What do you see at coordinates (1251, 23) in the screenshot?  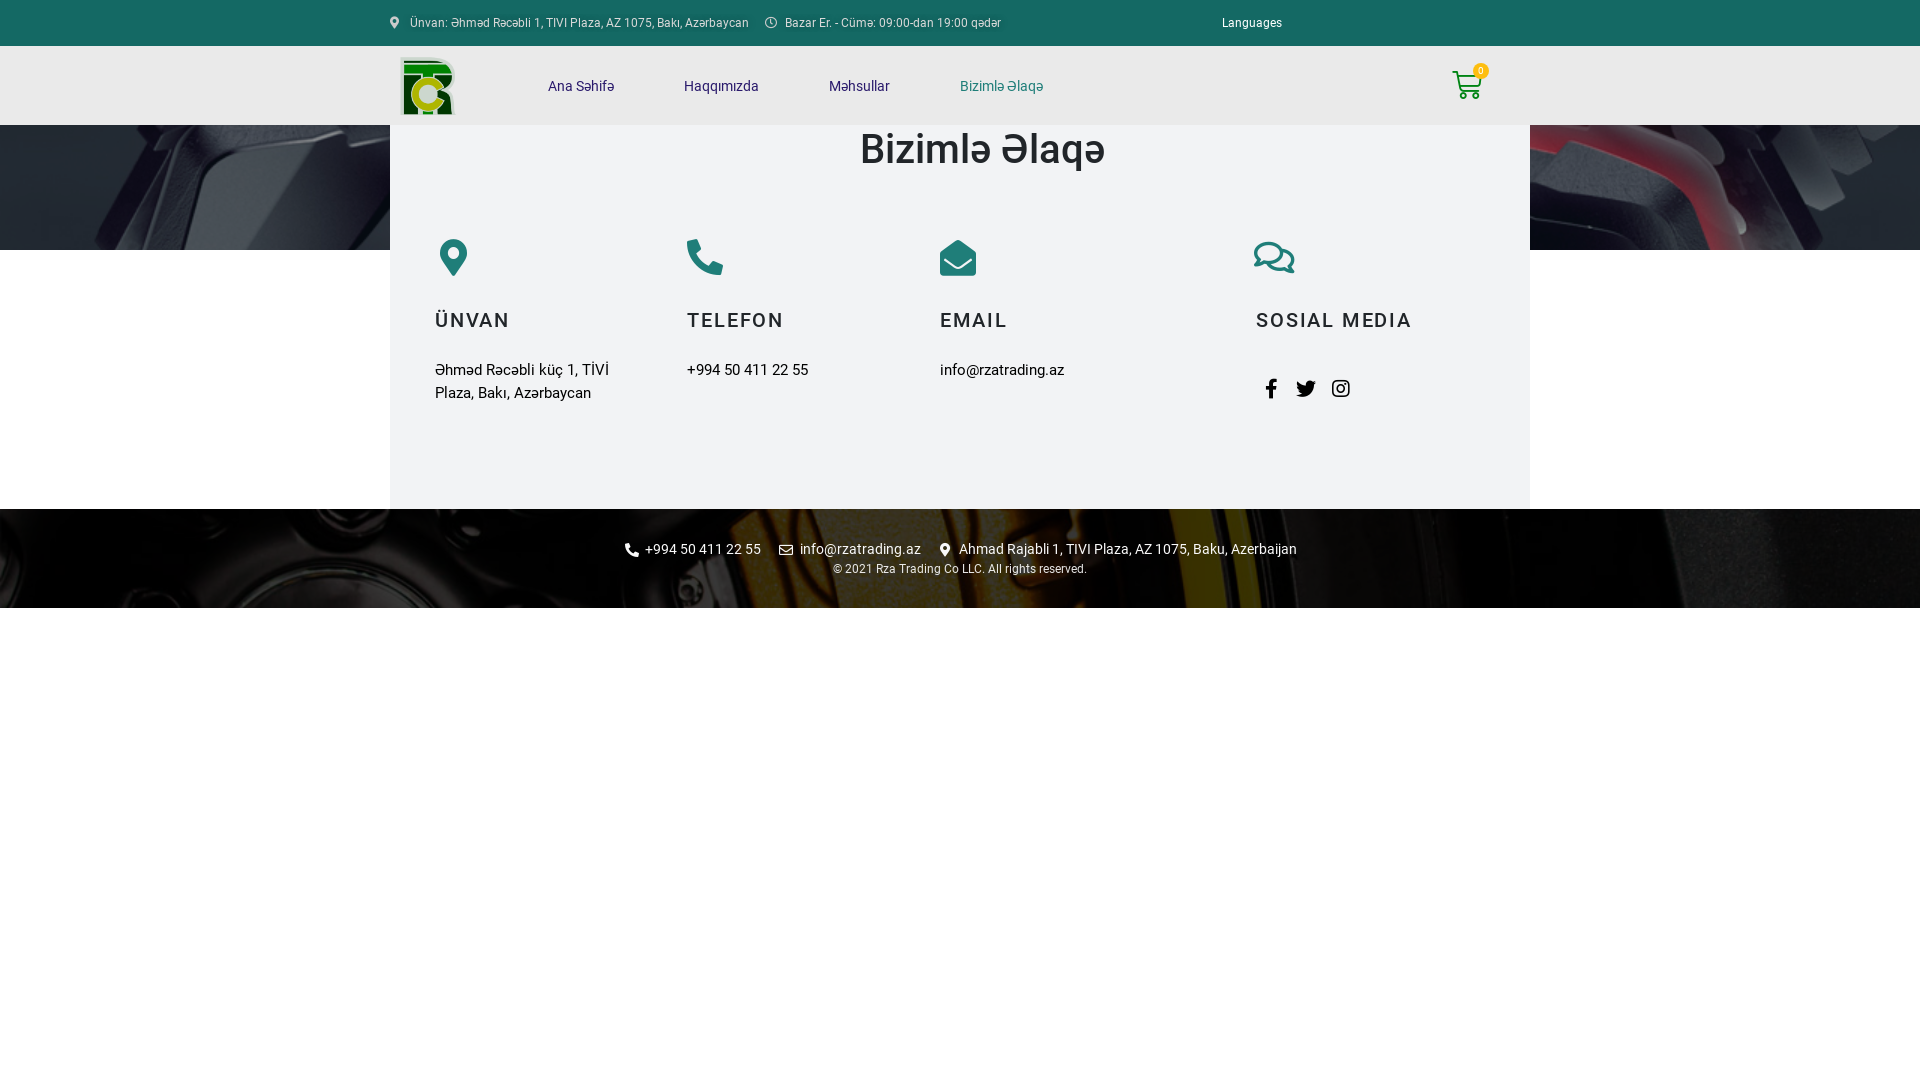 I see `'Languages'` at bounding box center [1251, 23].